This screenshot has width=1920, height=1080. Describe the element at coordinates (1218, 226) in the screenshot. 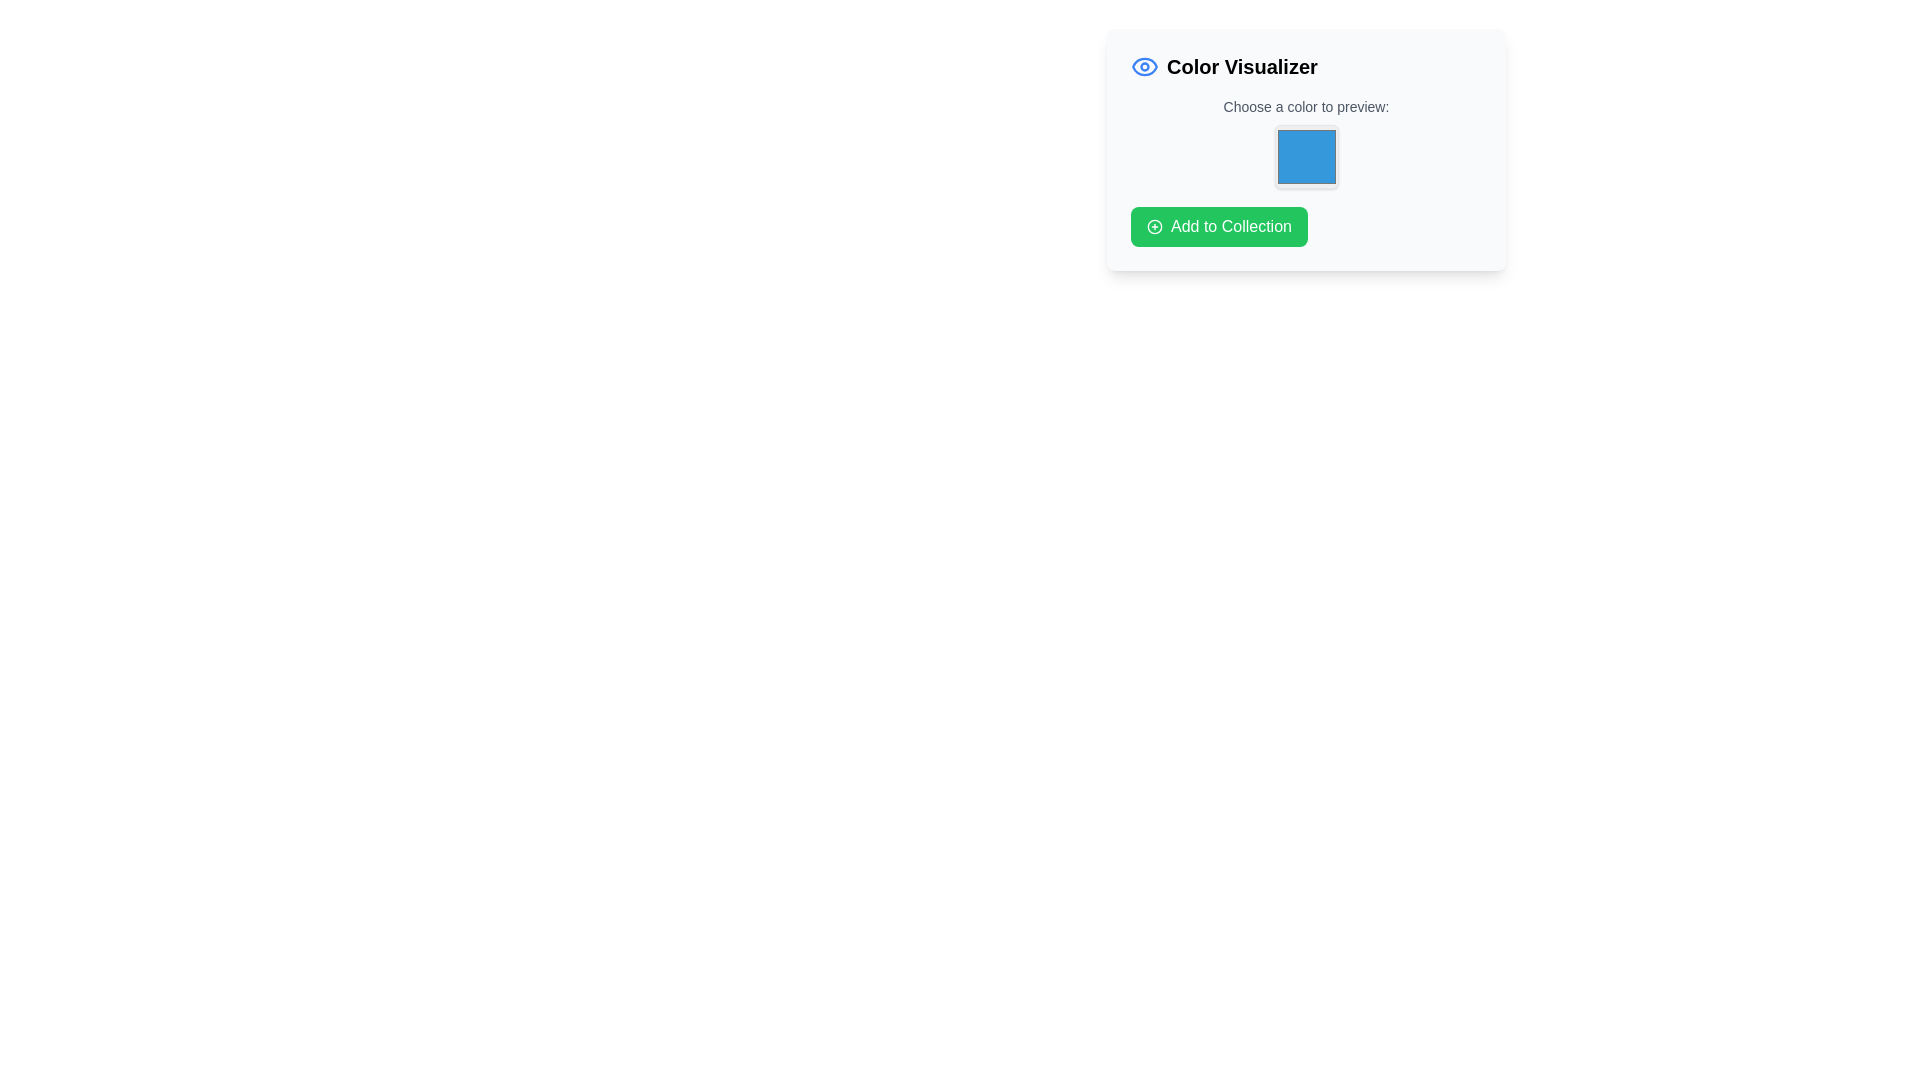

I see `the 'Add Color' button located at the bottom of the 'Color Visualizer' card` at that location.